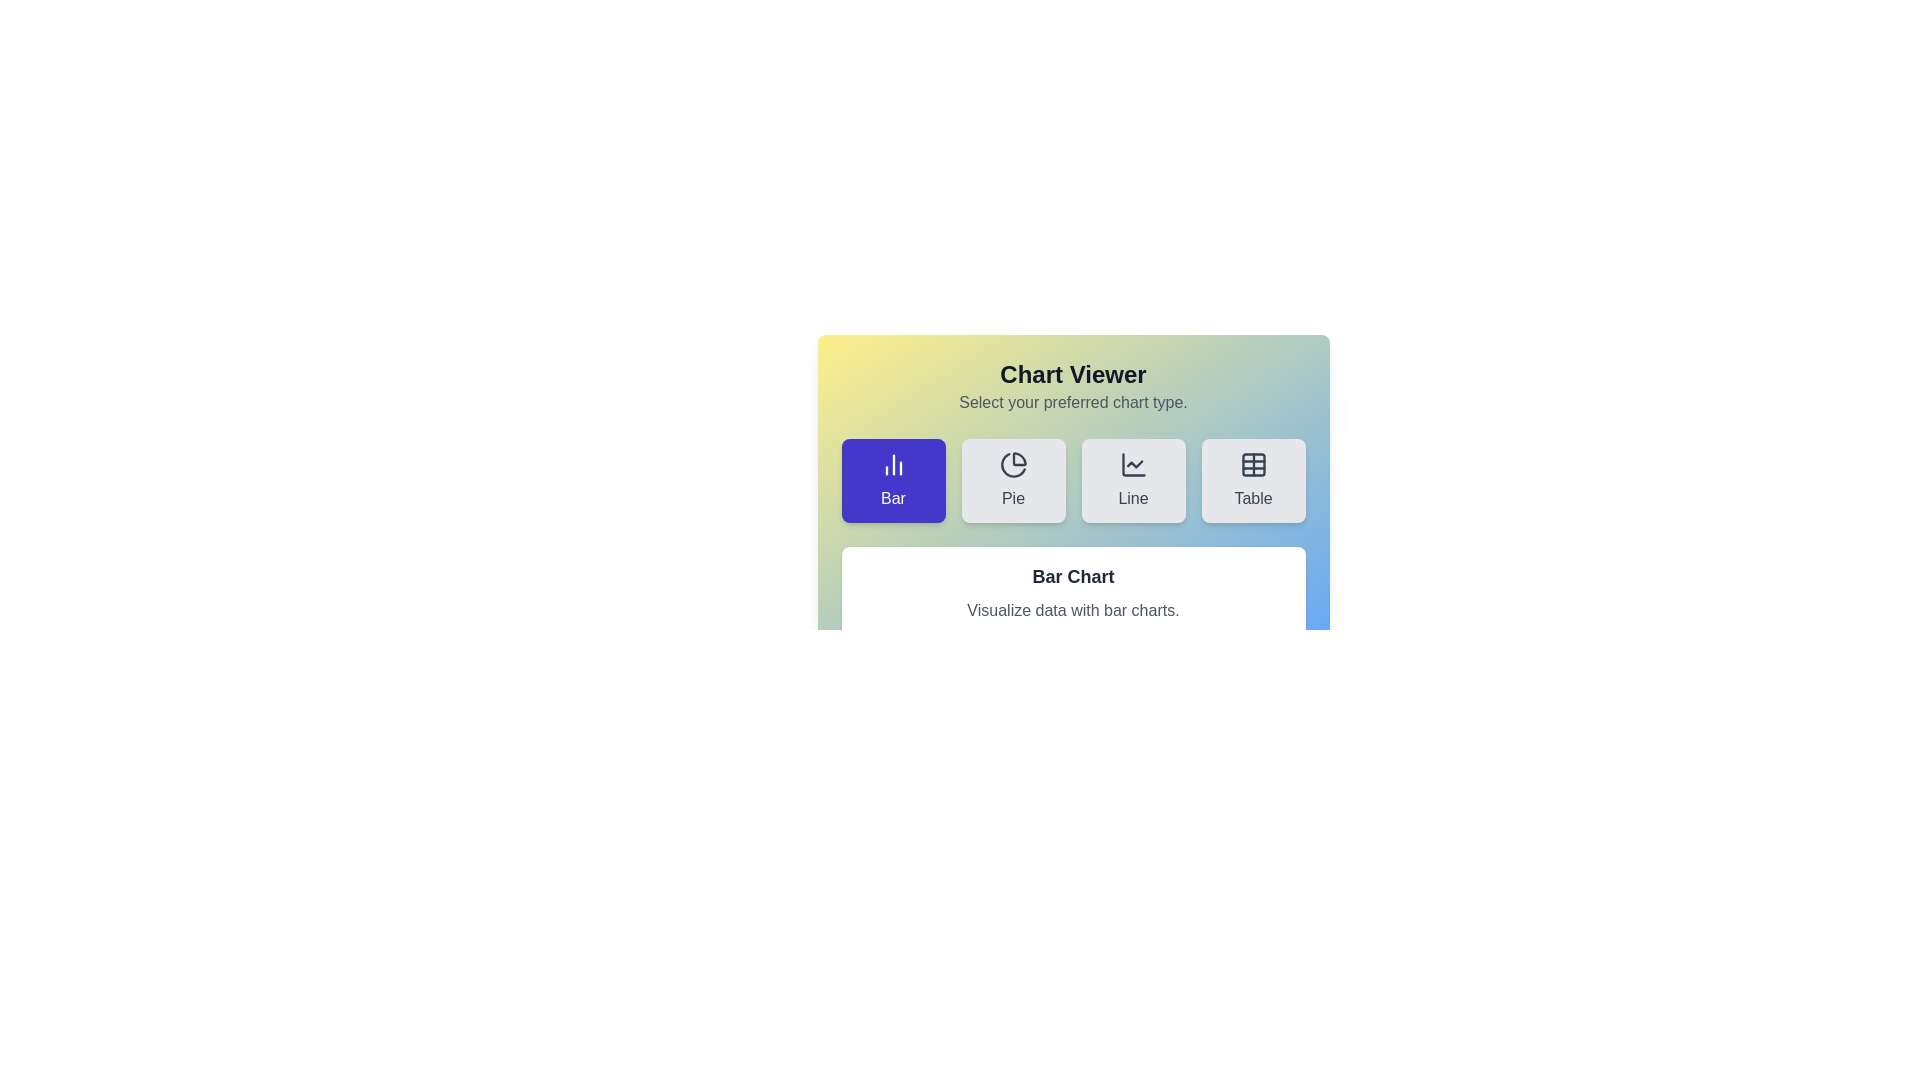 The width and height of the screenshot is (1920, 1080). What do you see at coordinates (1013, 481) in the screenshot?
I see `the button labeled 'Pie' which is styled with rounded edges and a shadow effect` at bounding box center [1013, 481].